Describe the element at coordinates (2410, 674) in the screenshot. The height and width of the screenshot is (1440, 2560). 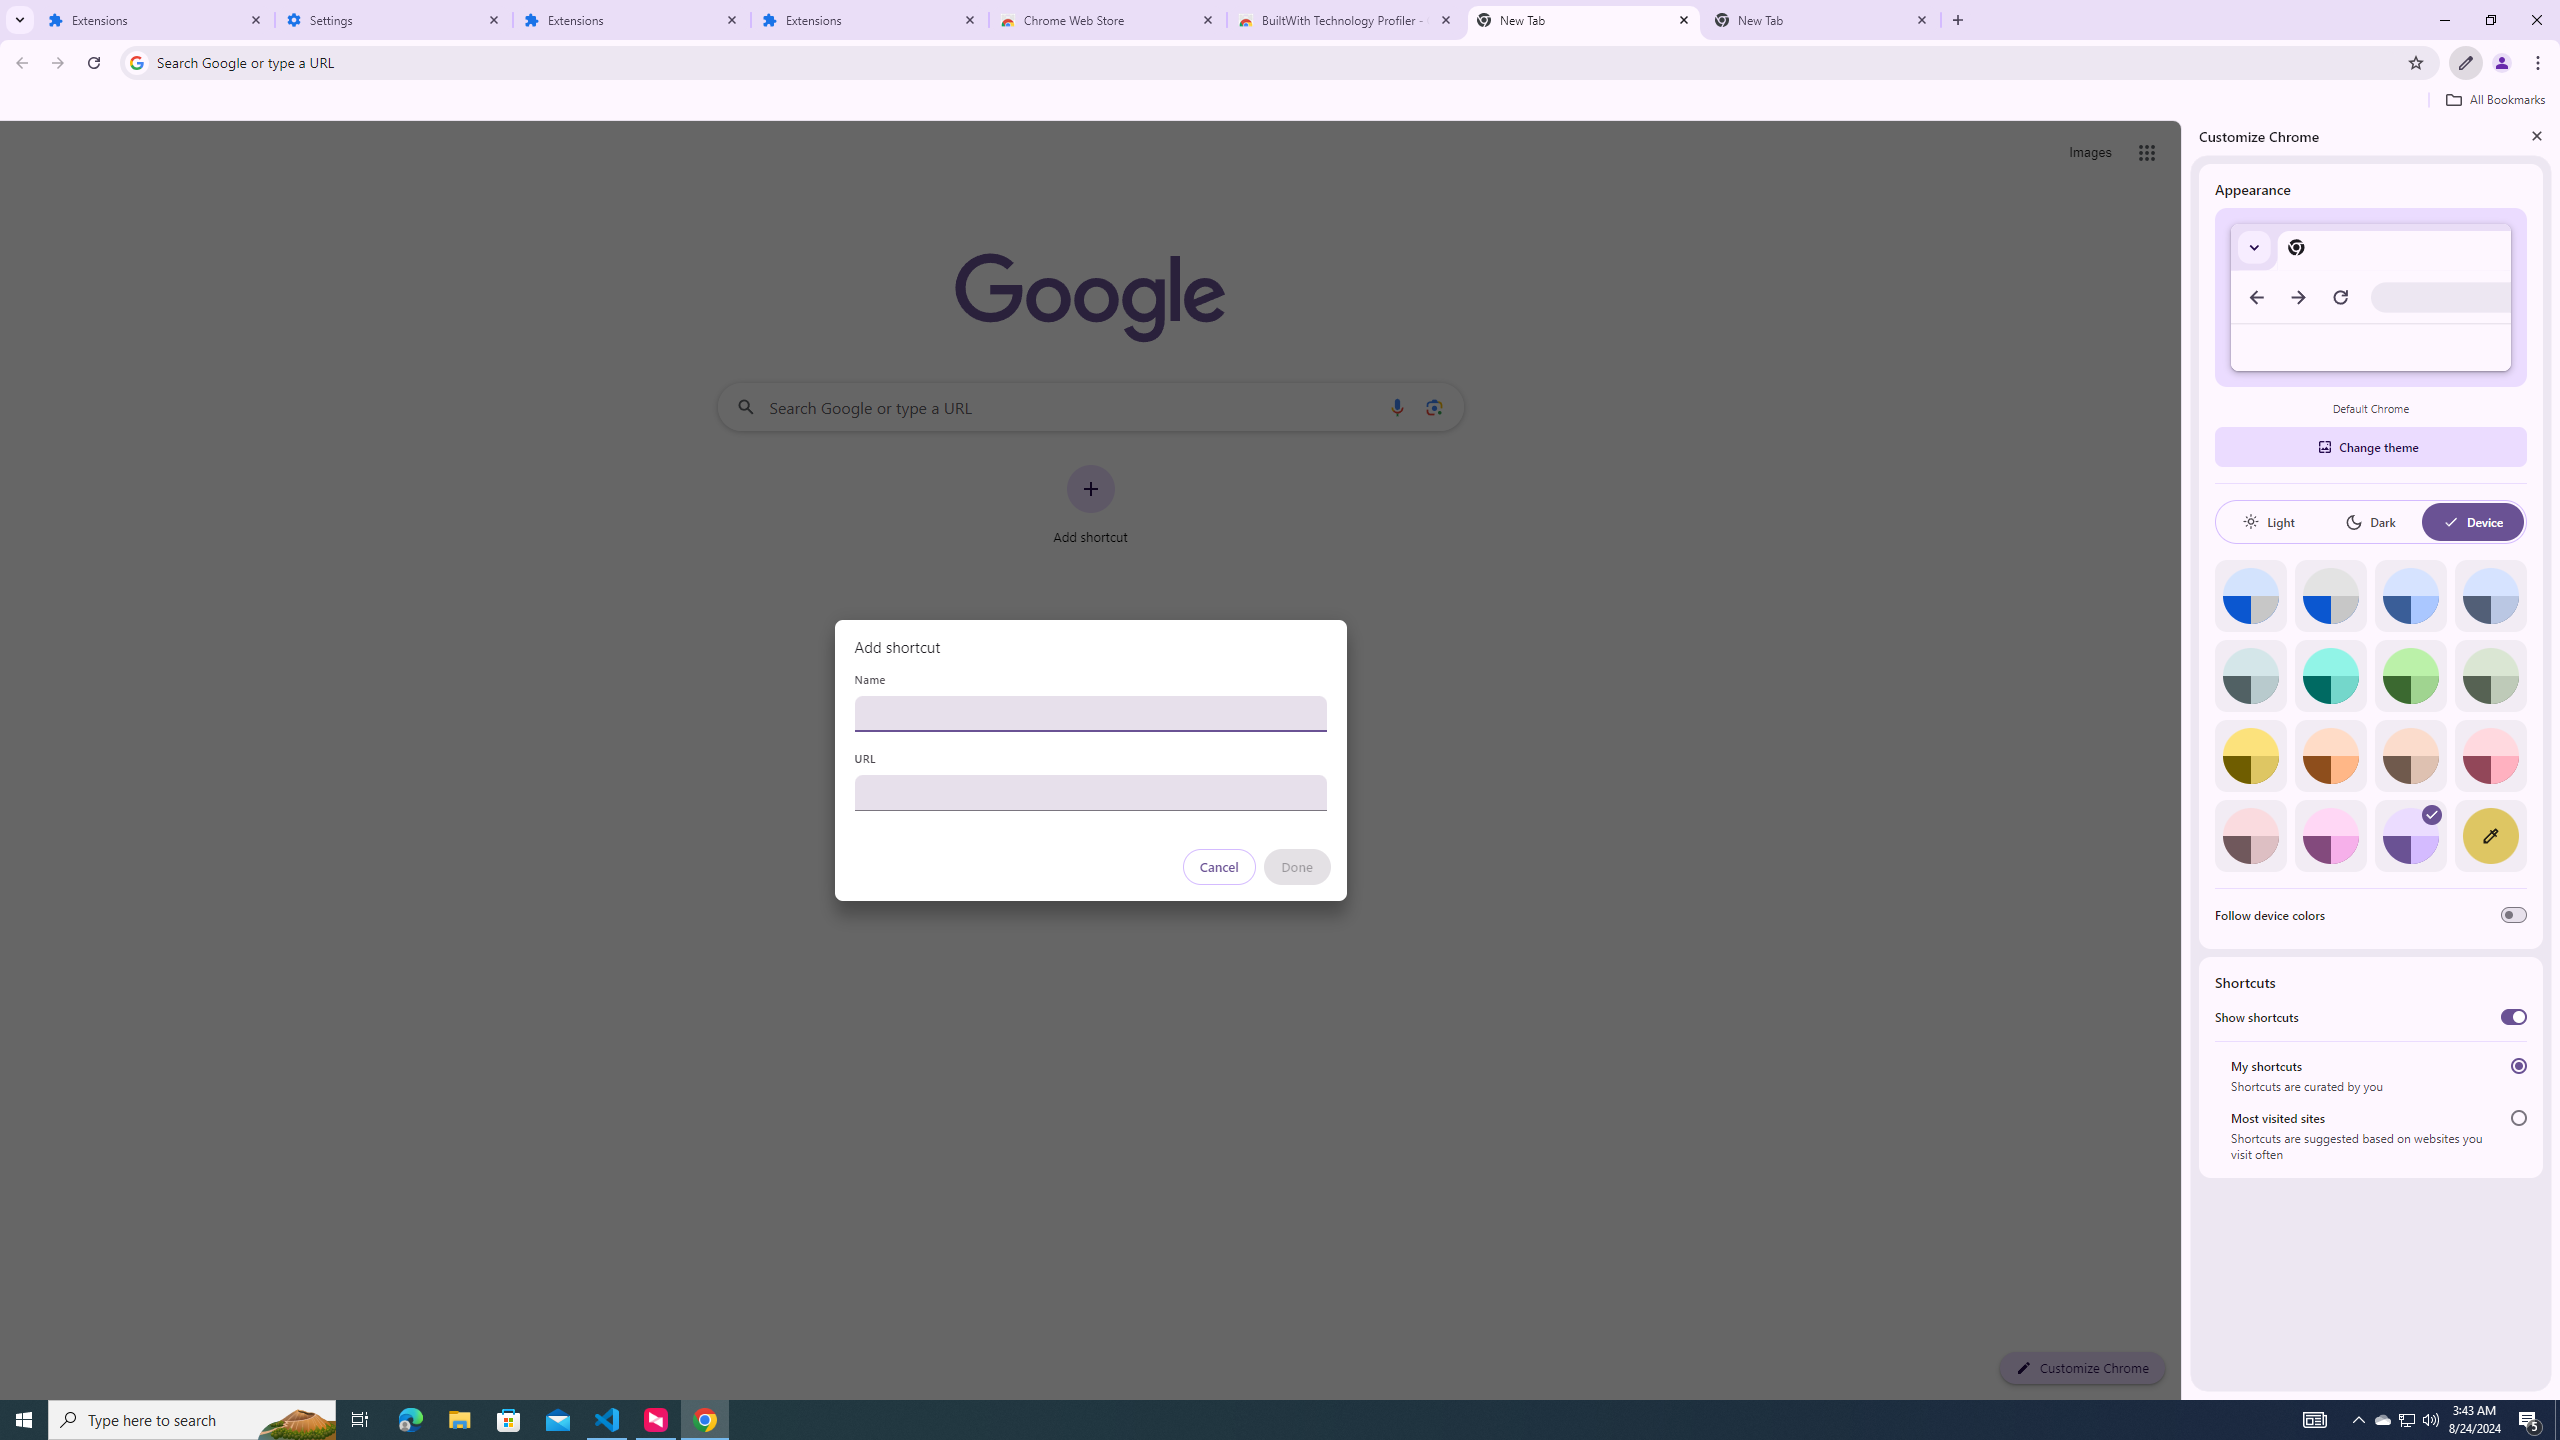
I see `'Green'` at that location.